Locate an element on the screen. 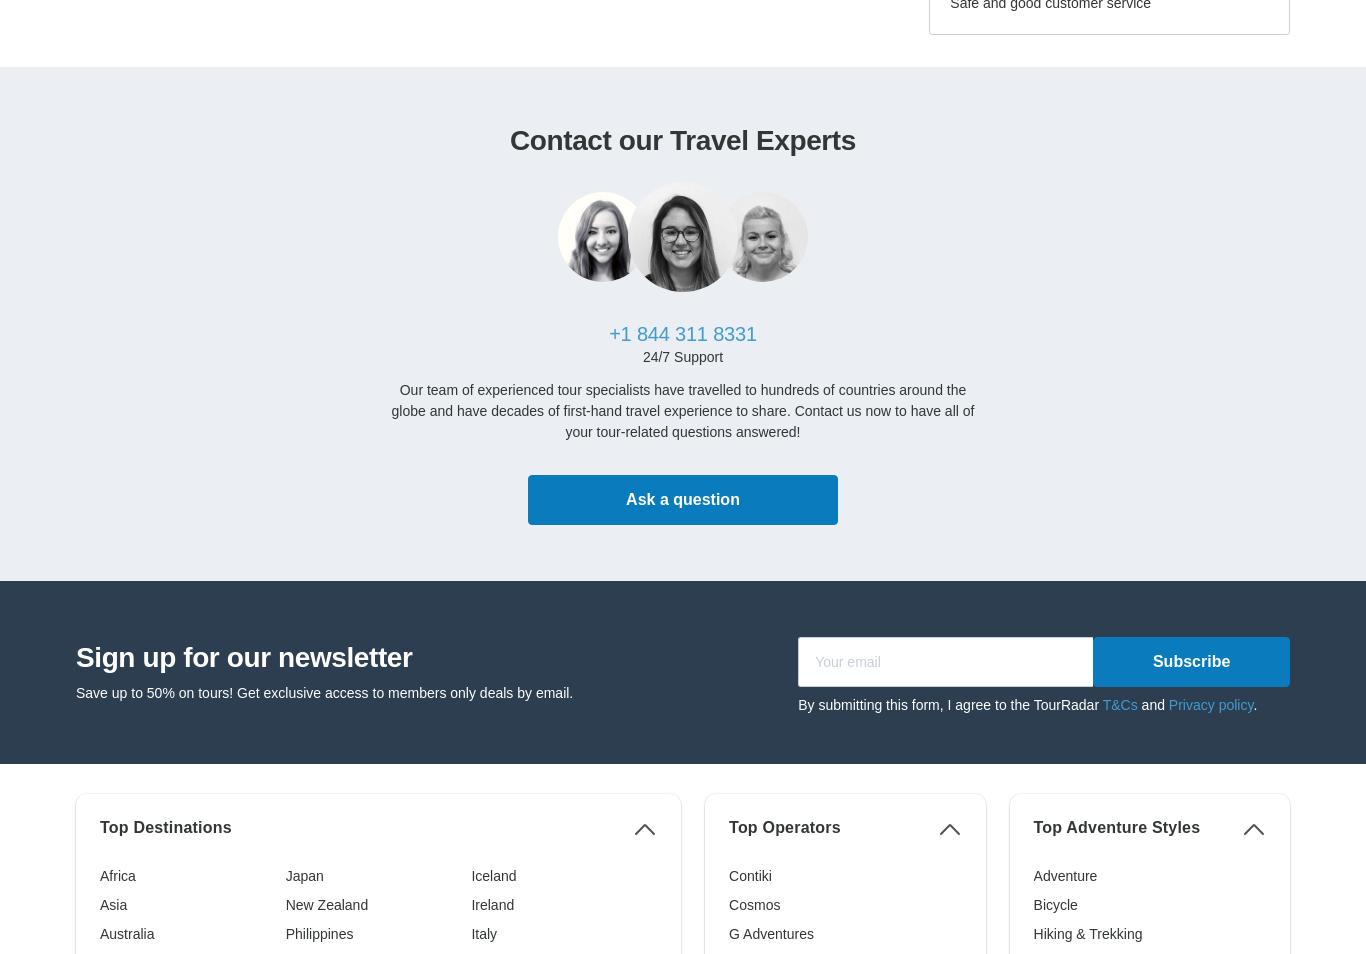 Image resolution: width=1366 pixels, height=954 pixels. 'By submitting this form, I agree to the TourRadar' is located at coordinates (950, 702).